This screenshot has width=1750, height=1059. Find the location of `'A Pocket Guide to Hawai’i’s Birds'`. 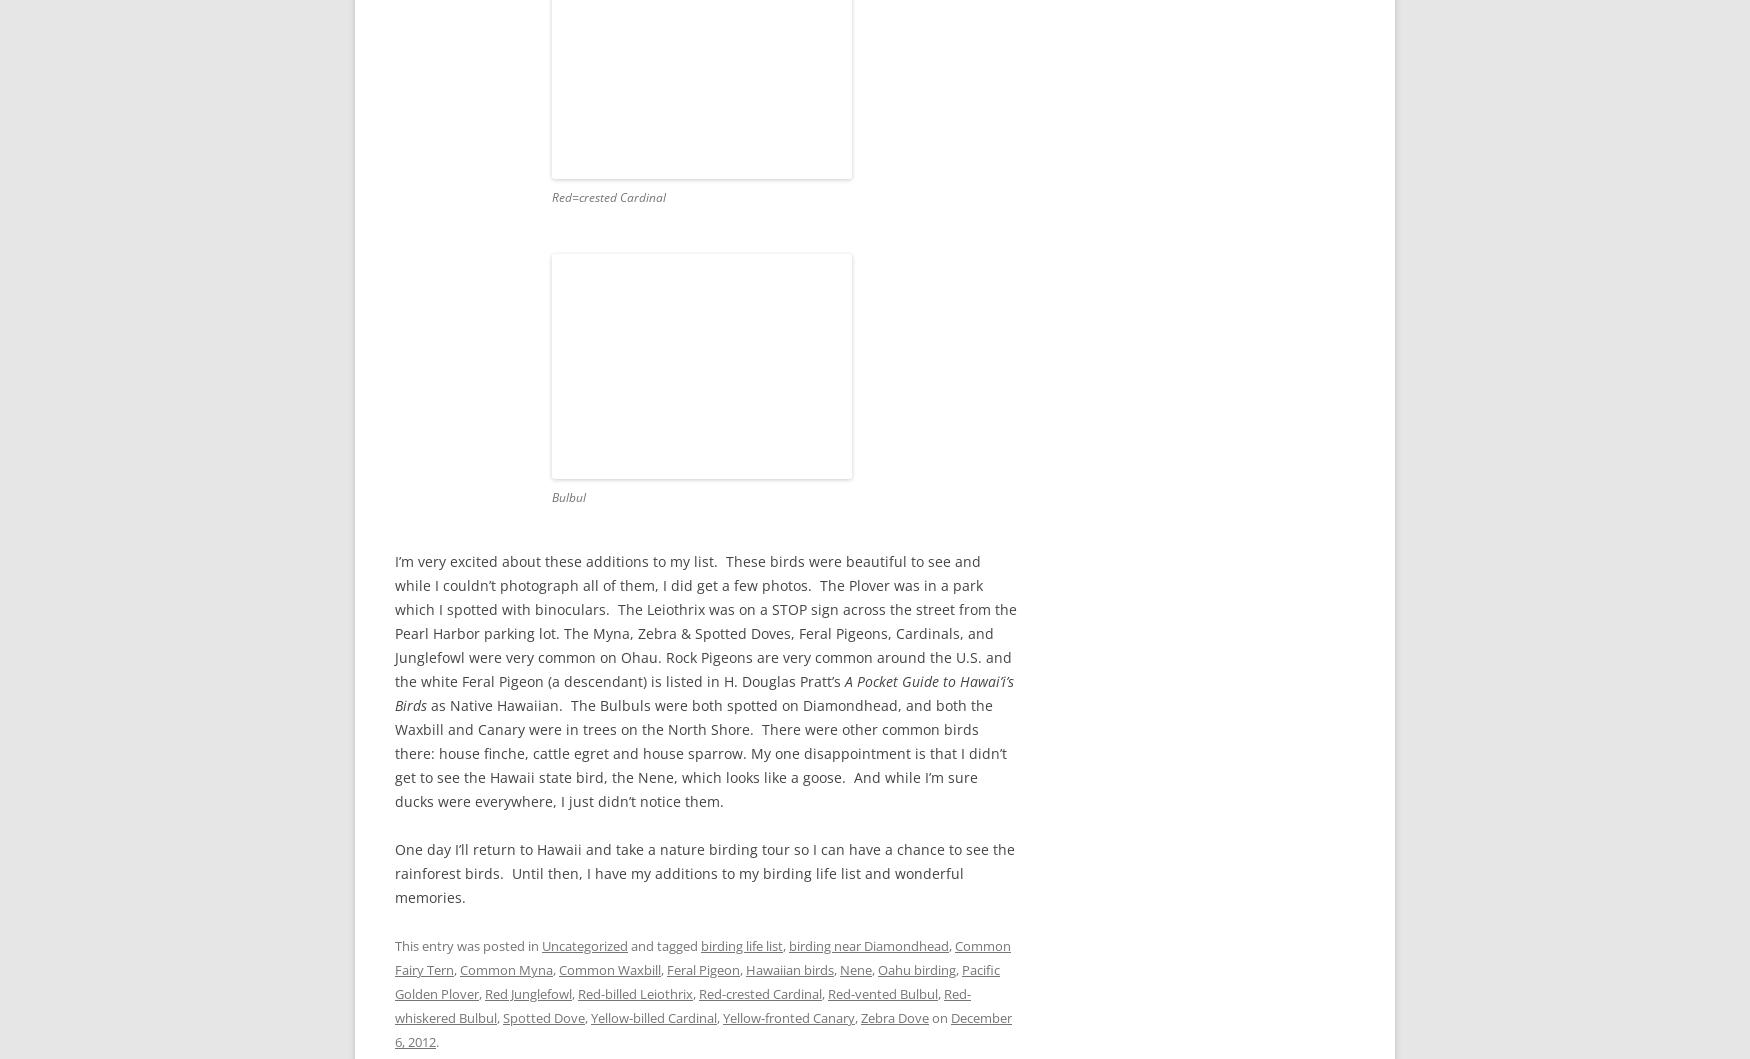

'A Pocket Guide to Hawai’i’s Birds' is located at coordinates (393, 693).